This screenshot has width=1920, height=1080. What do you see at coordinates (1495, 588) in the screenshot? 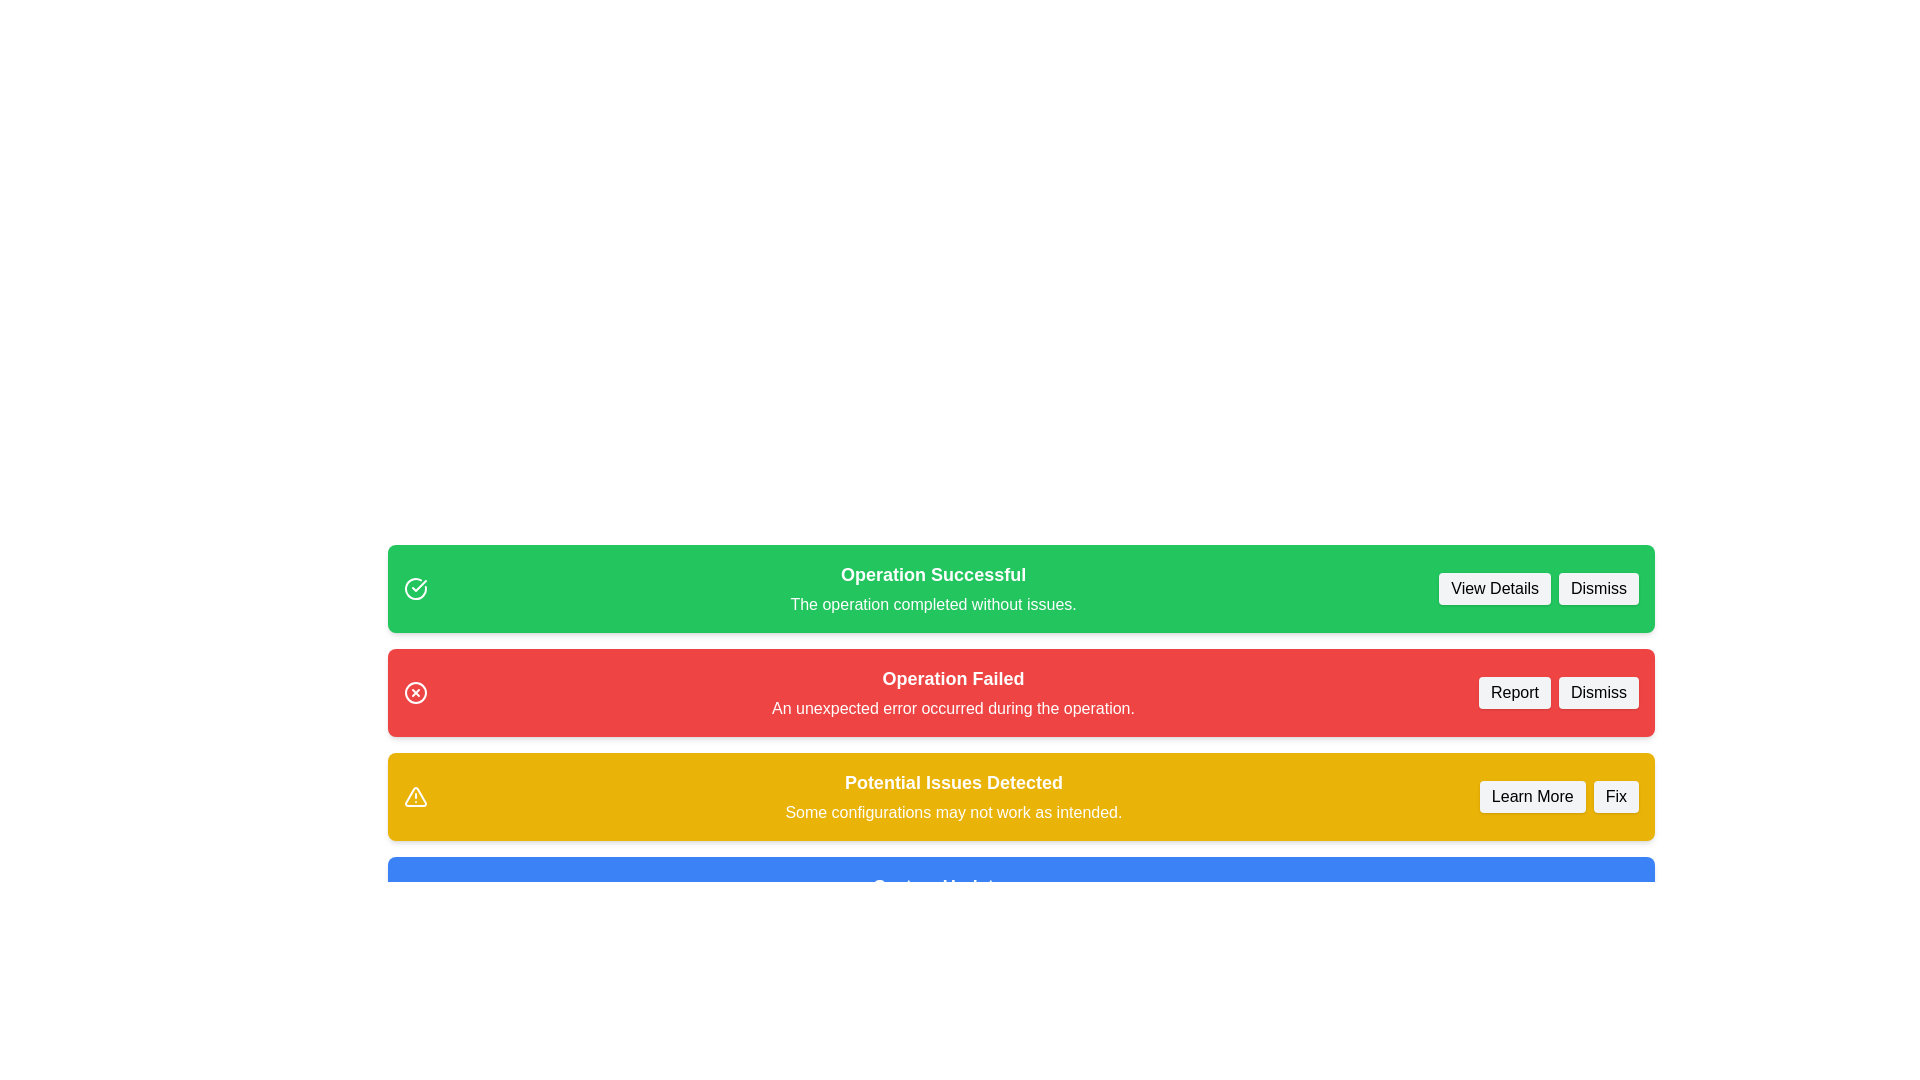
I see `the button located in the green notification bar labeled 'Operation Successful'` at bounding box center [1495, 588].